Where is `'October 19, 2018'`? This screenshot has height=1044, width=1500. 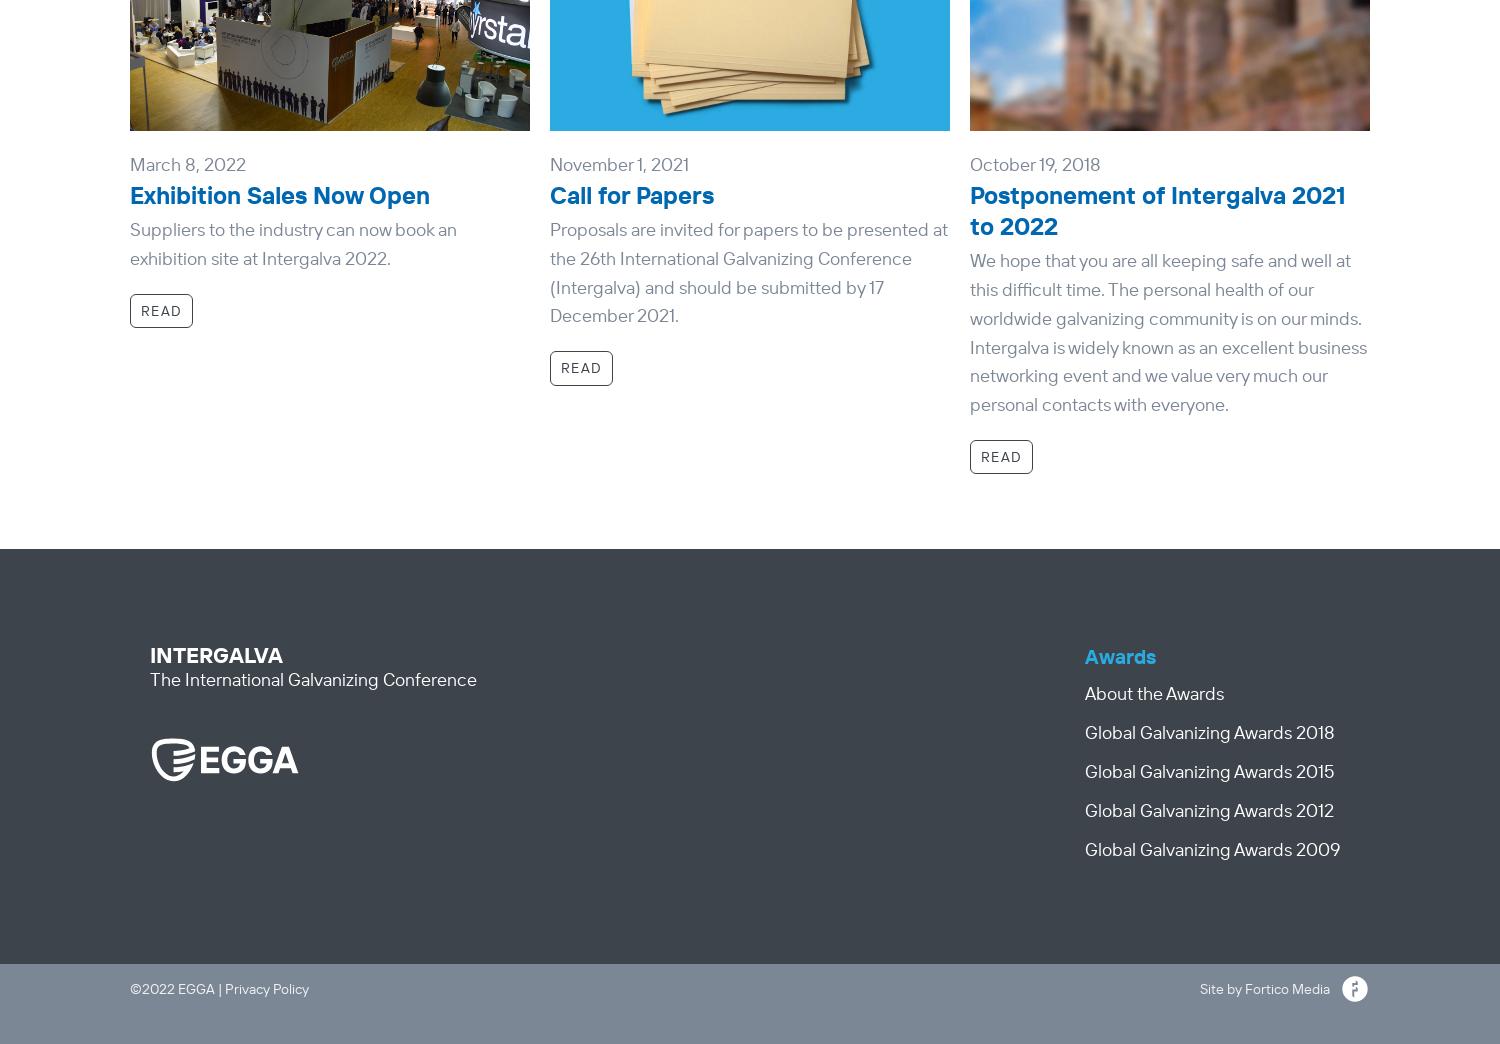 'October 19, 2018' is located at coordinates (969, 163).